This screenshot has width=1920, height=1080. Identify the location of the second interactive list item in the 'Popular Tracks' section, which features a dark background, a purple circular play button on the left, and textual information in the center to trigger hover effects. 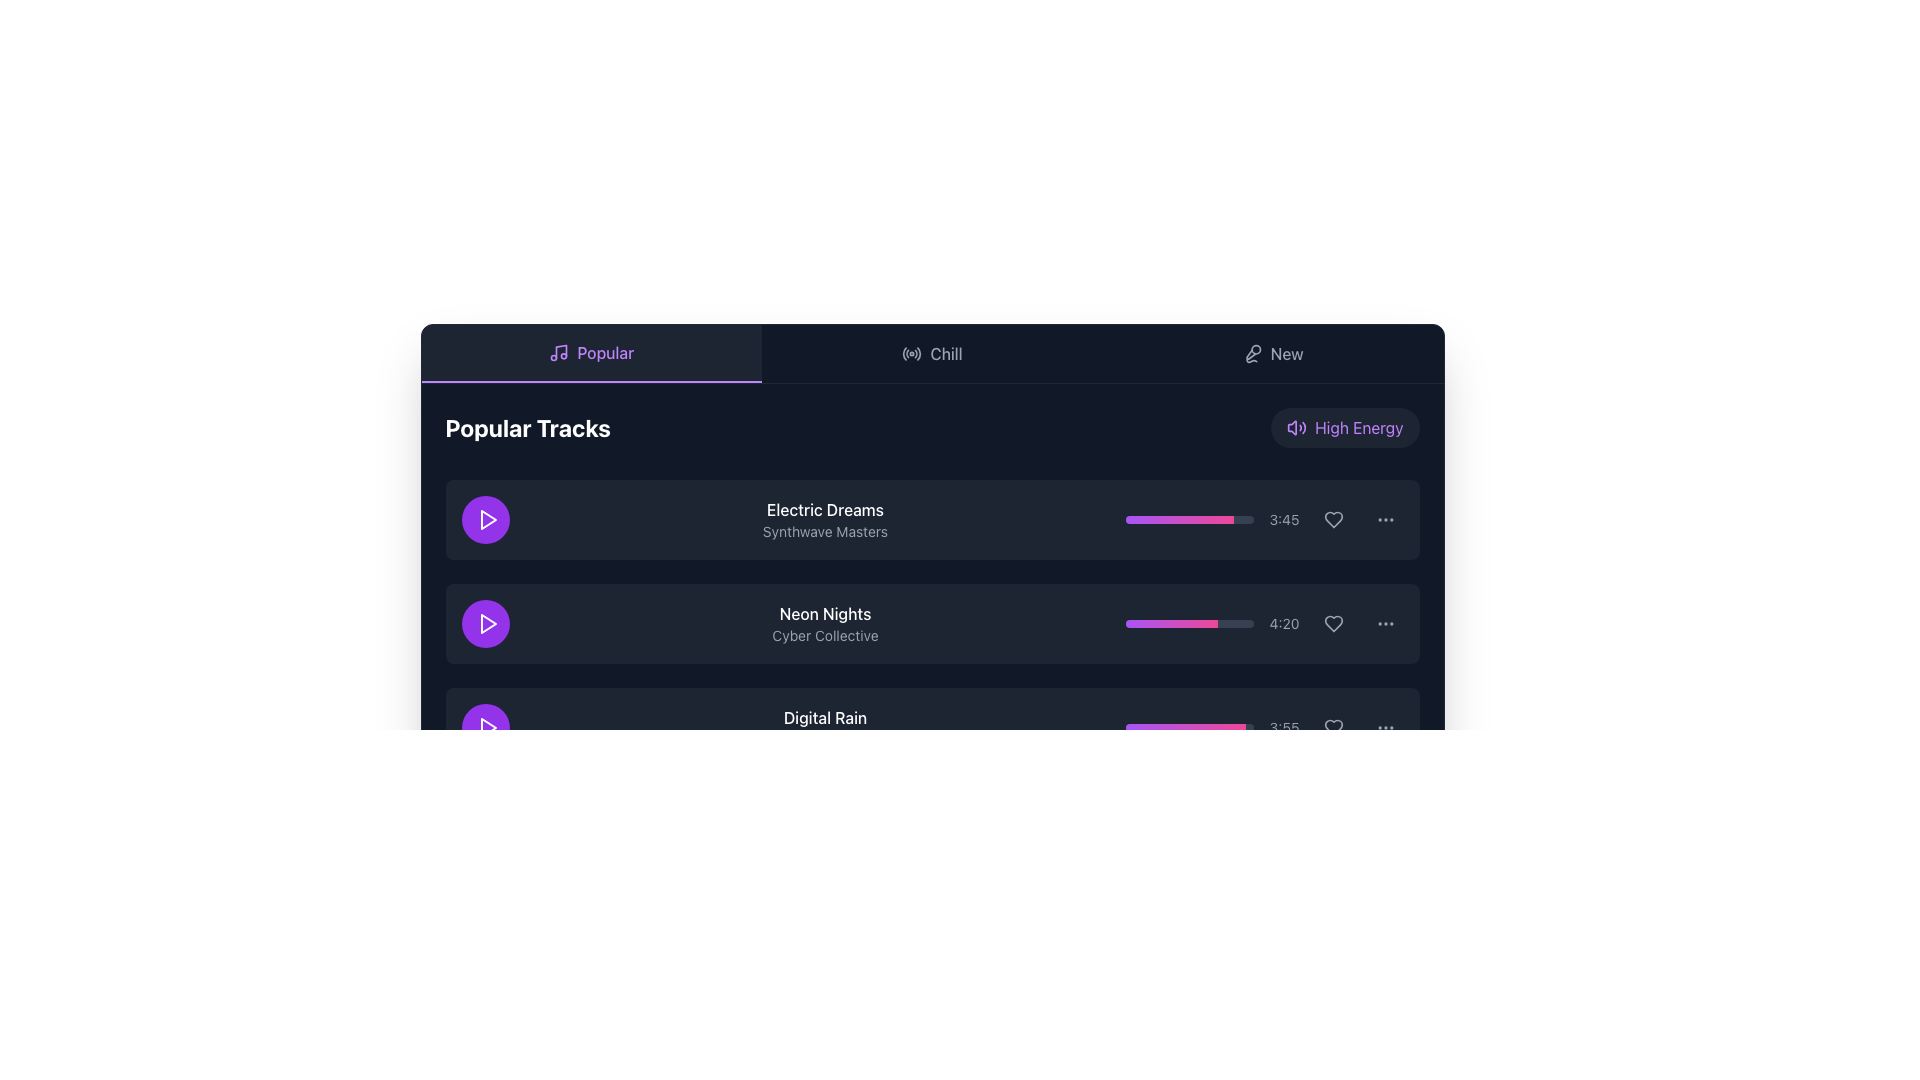
(931, 623).